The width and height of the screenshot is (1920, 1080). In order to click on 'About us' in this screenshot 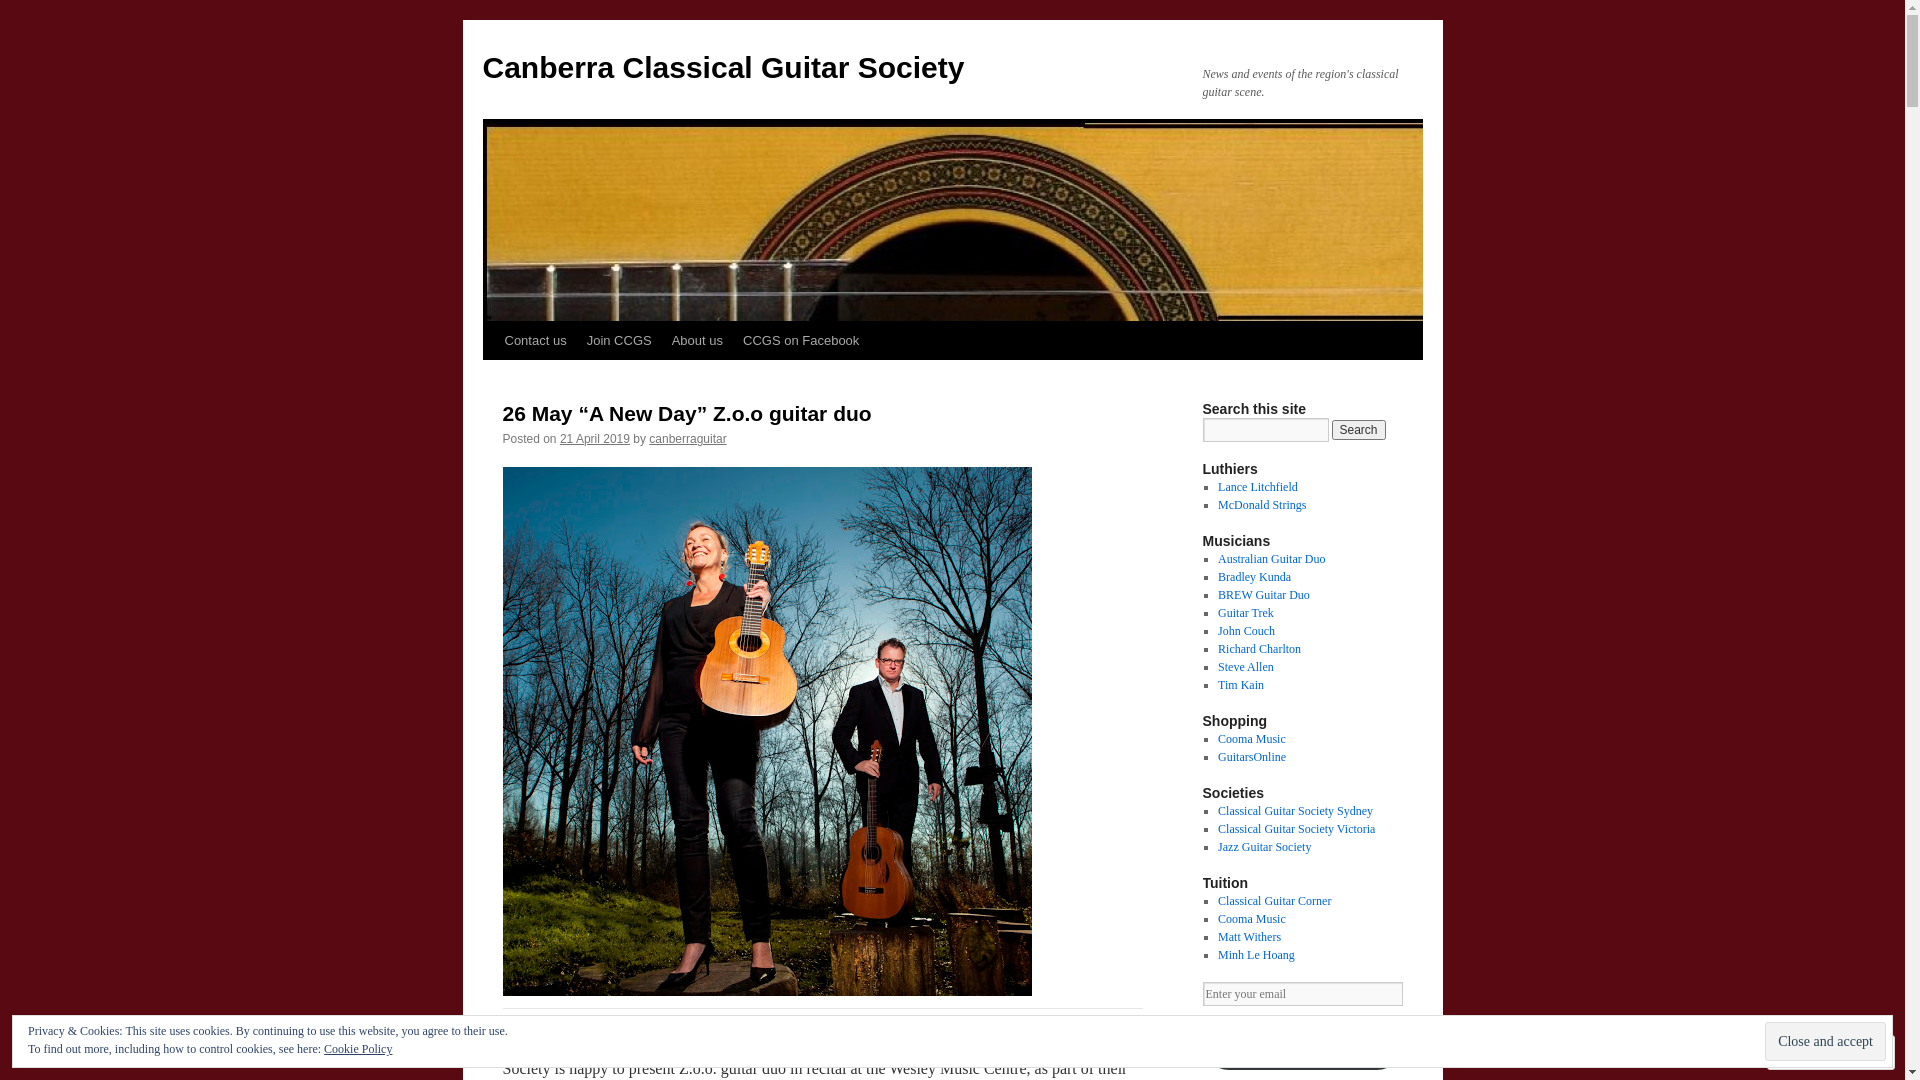, I will do `click(662, 339)`.